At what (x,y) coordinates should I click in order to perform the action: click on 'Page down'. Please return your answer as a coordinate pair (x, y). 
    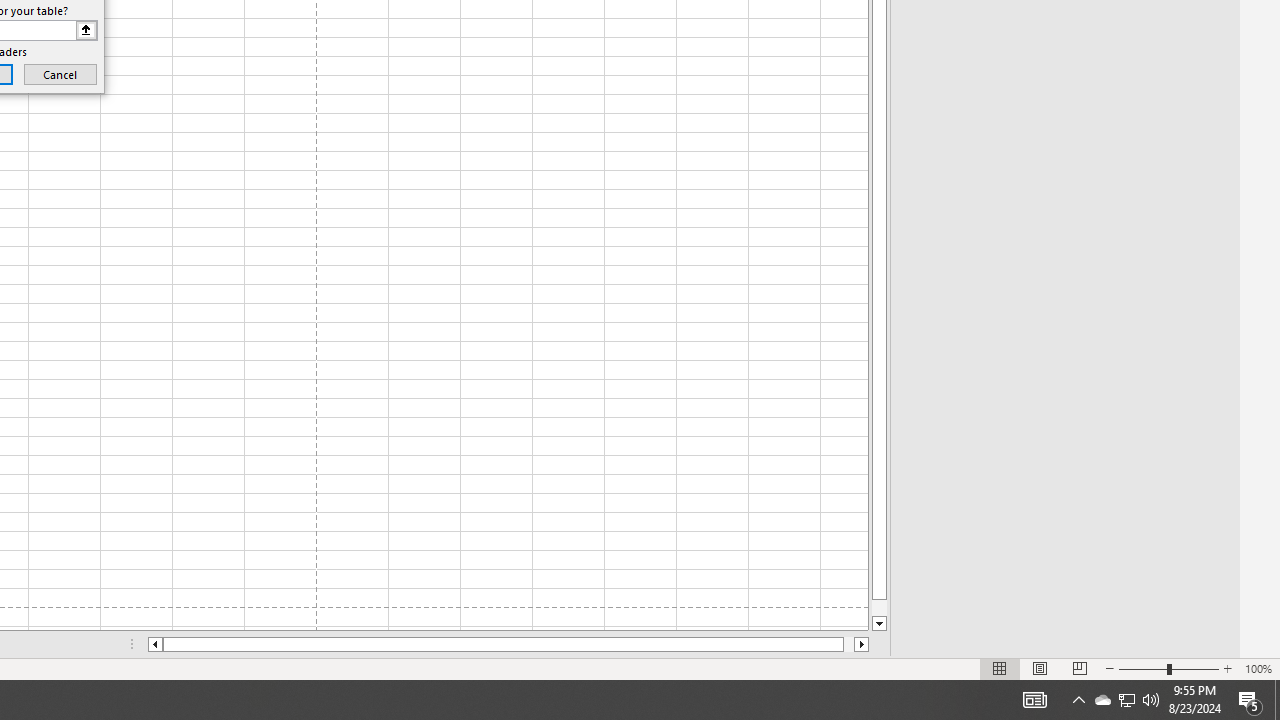
    Looking at the image, I should click on (879, 607).